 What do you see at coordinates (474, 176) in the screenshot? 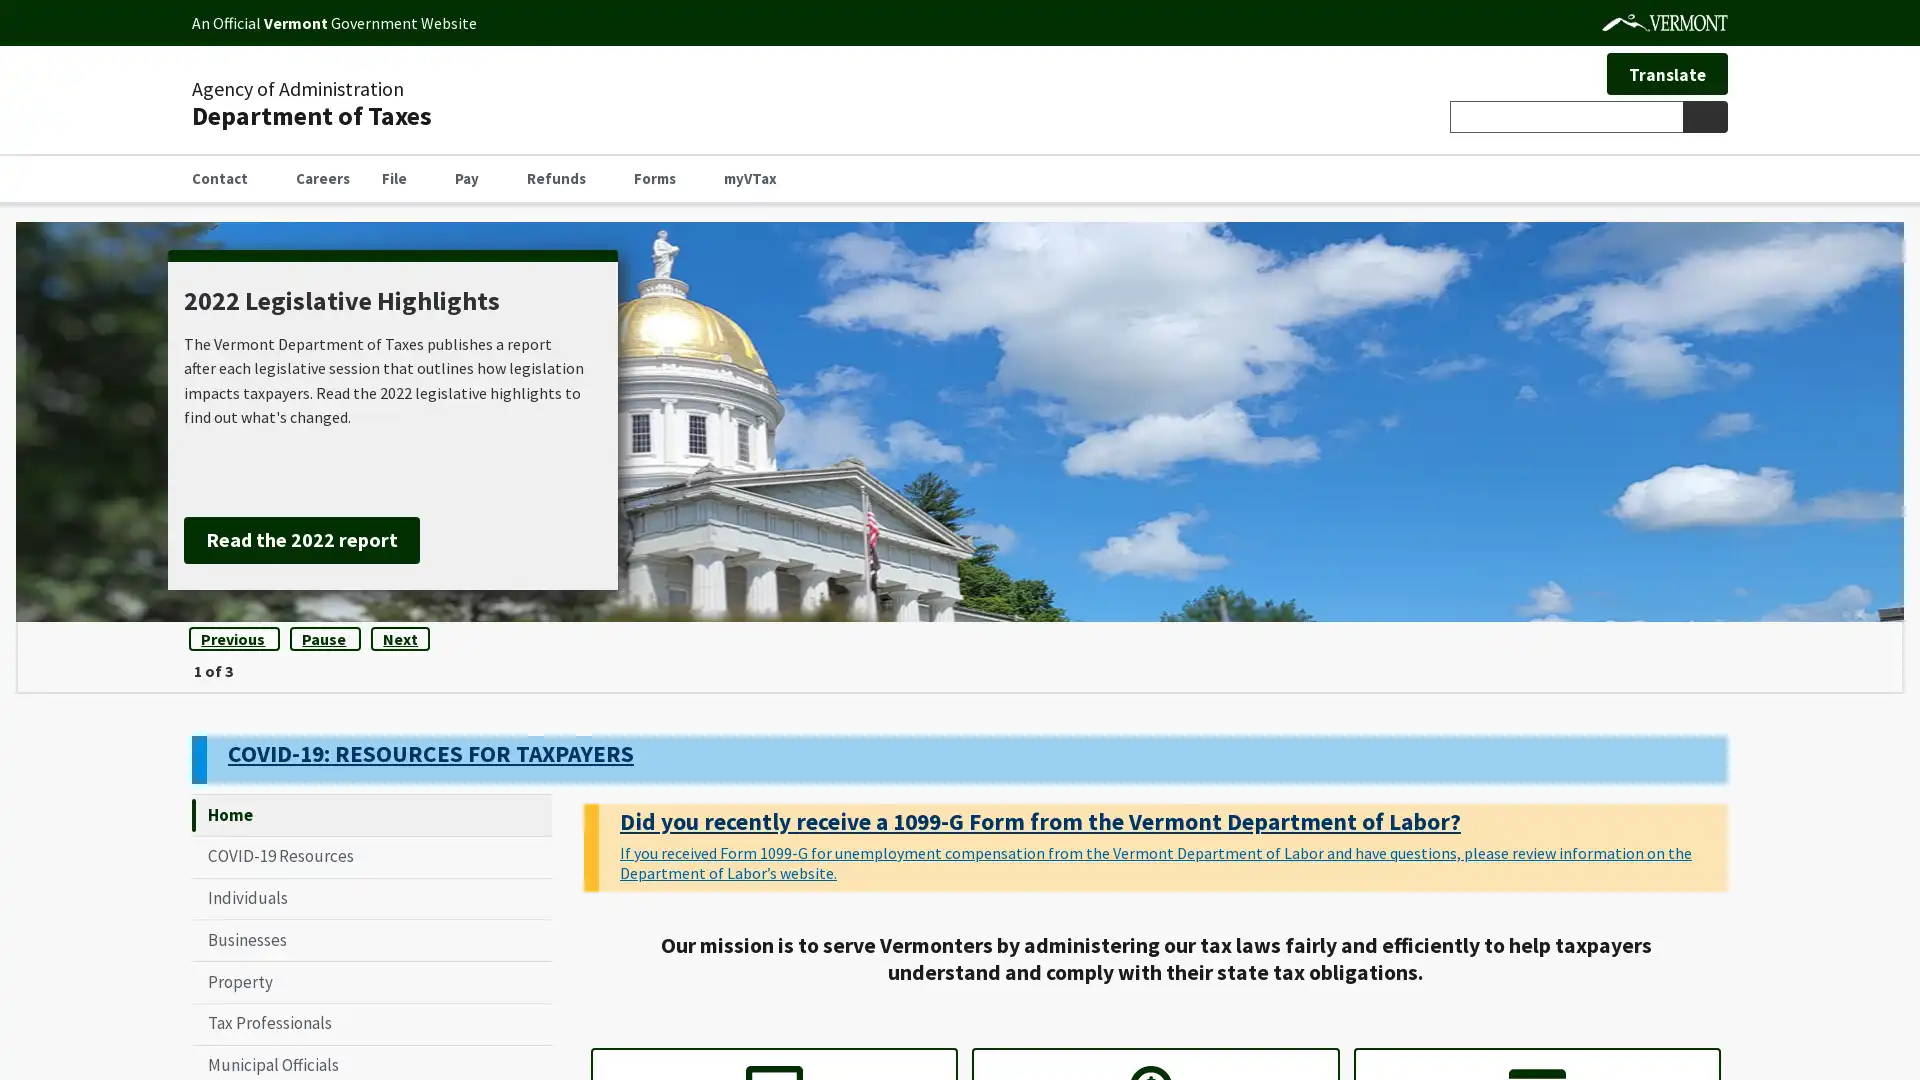
I see `Pay` at bounding box center [474, 176].